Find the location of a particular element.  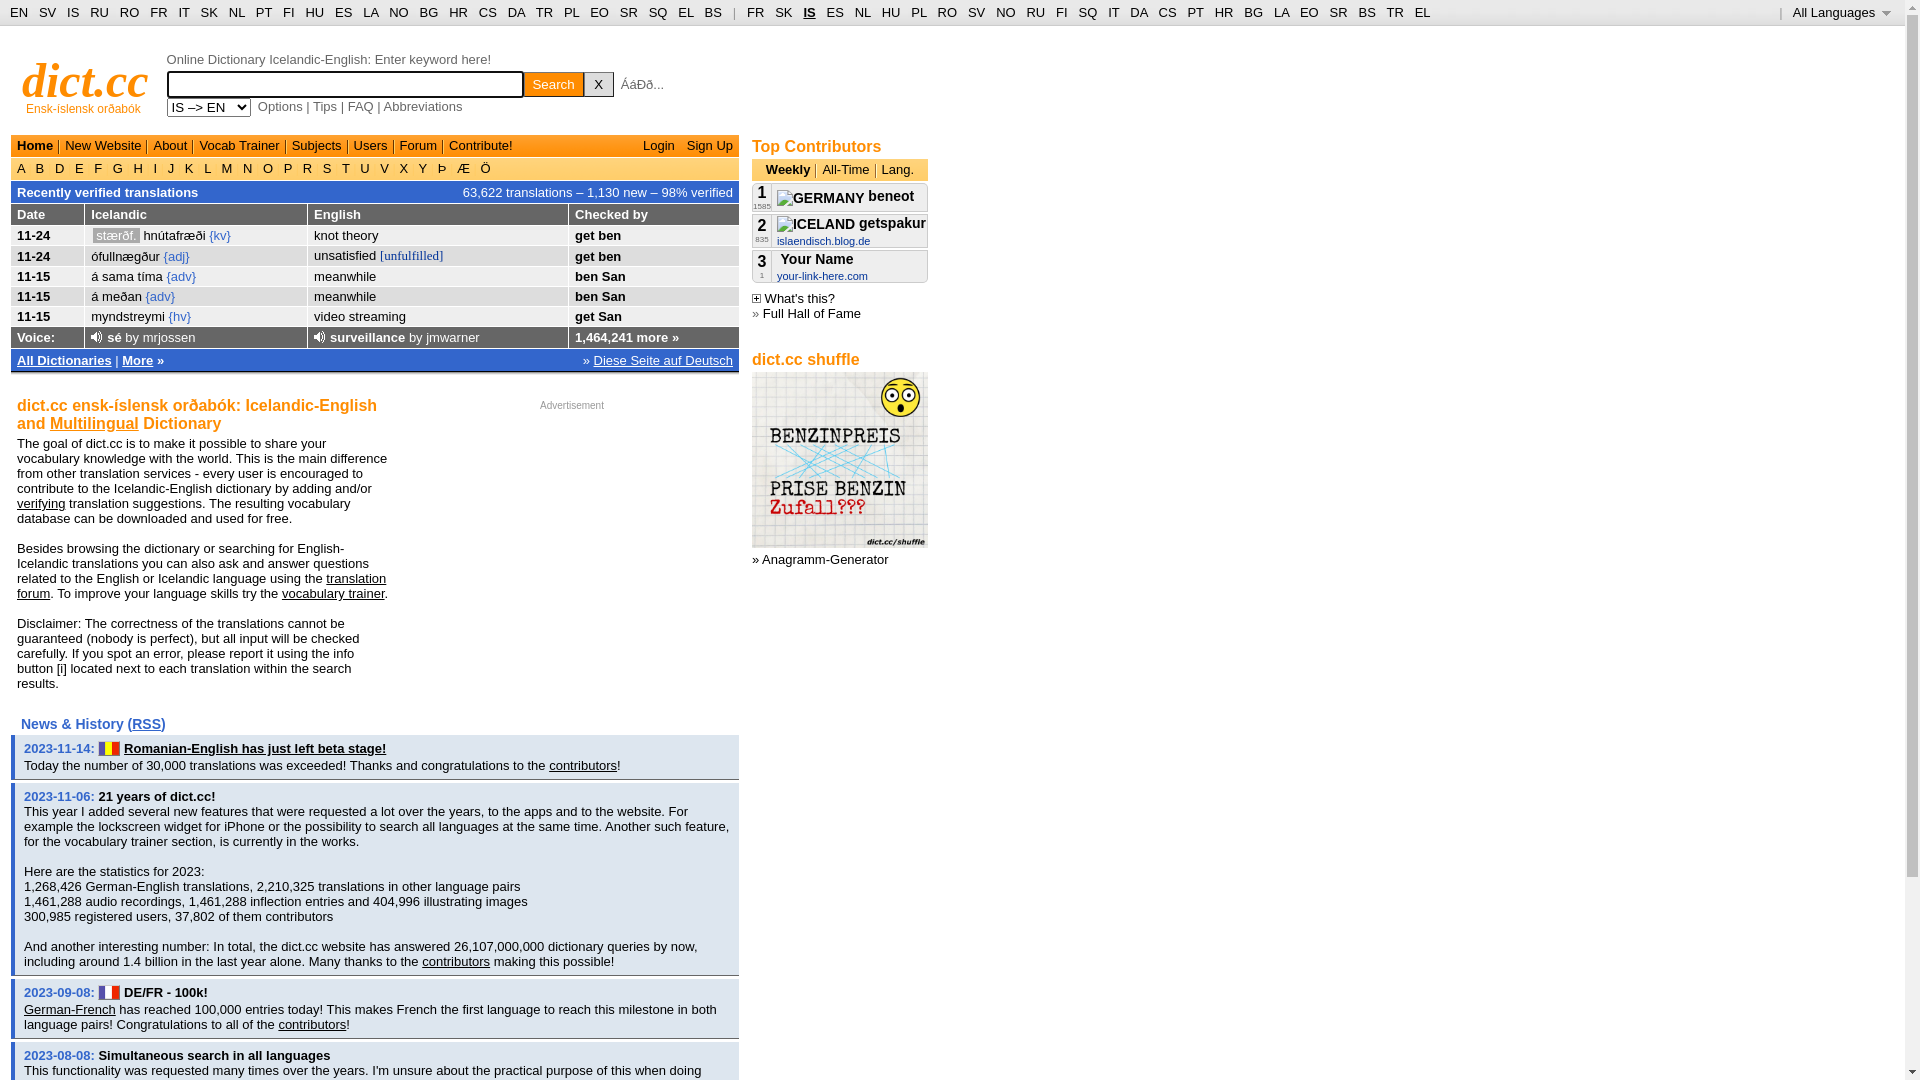

'About' is located at coordinates (169, 144).